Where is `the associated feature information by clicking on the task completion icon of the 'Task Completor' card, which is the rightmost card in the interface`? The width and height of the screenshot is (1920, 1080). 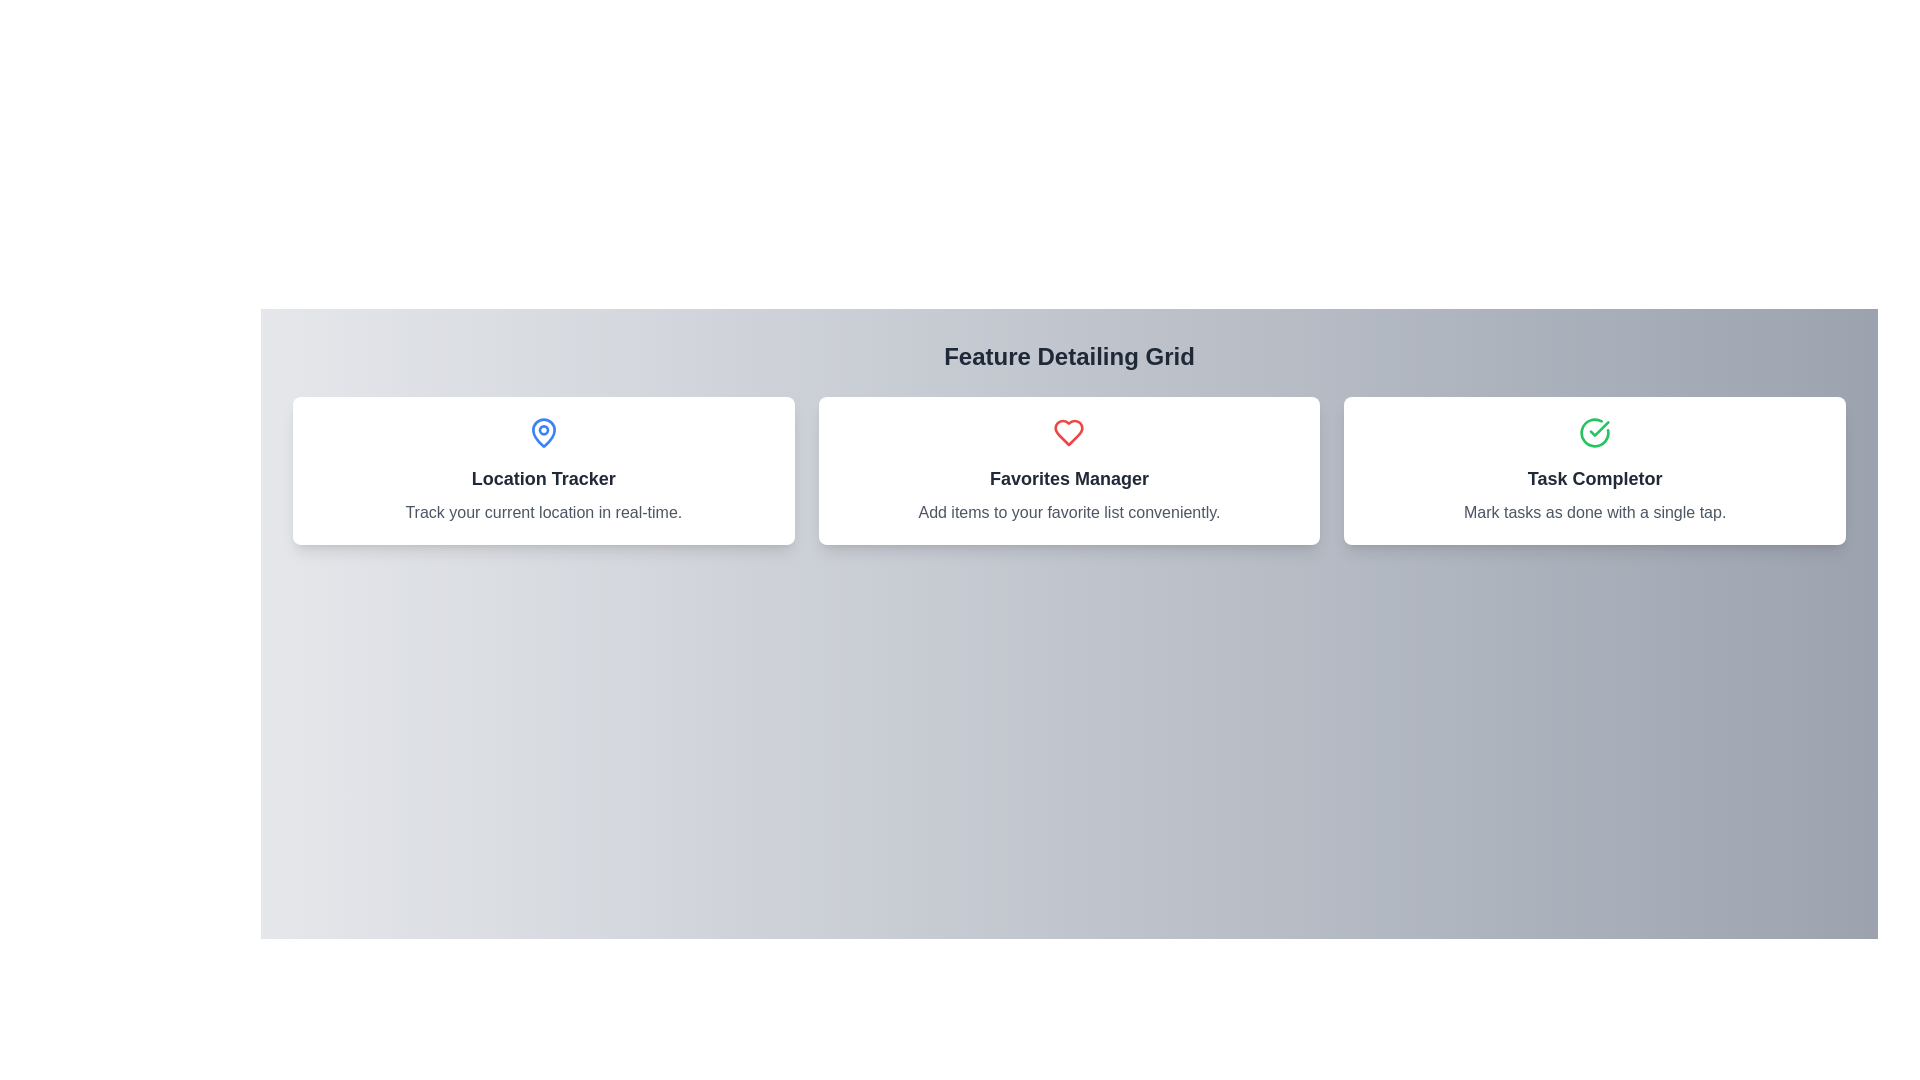 the associated feature information by clicking on the task completion icon of the 'Task Completor' card, which is the rightmost card in the interface is located at coordinates (1594, 431).